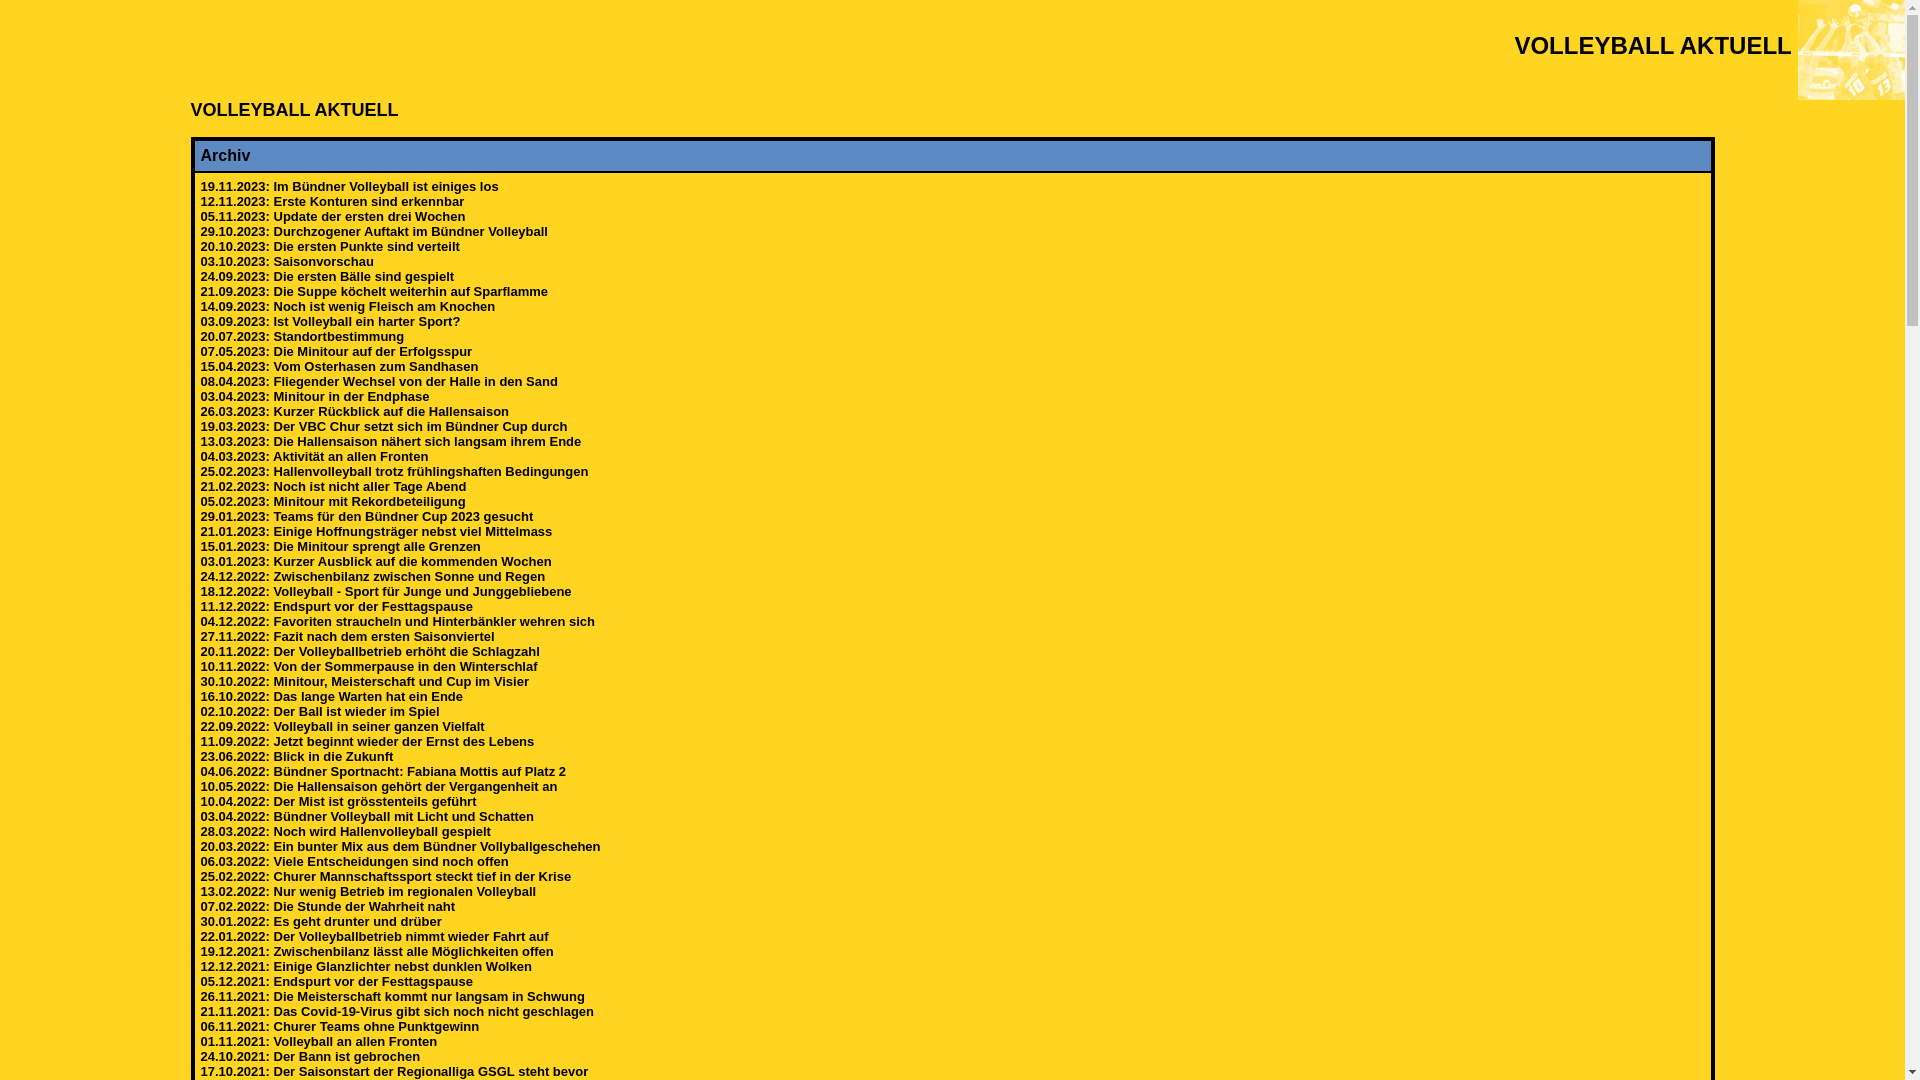 The width and height of the screenshot is (1920, 1080). I want to click on '05.11.2023: Update der ersten drei Wochen', so click(332, 216).